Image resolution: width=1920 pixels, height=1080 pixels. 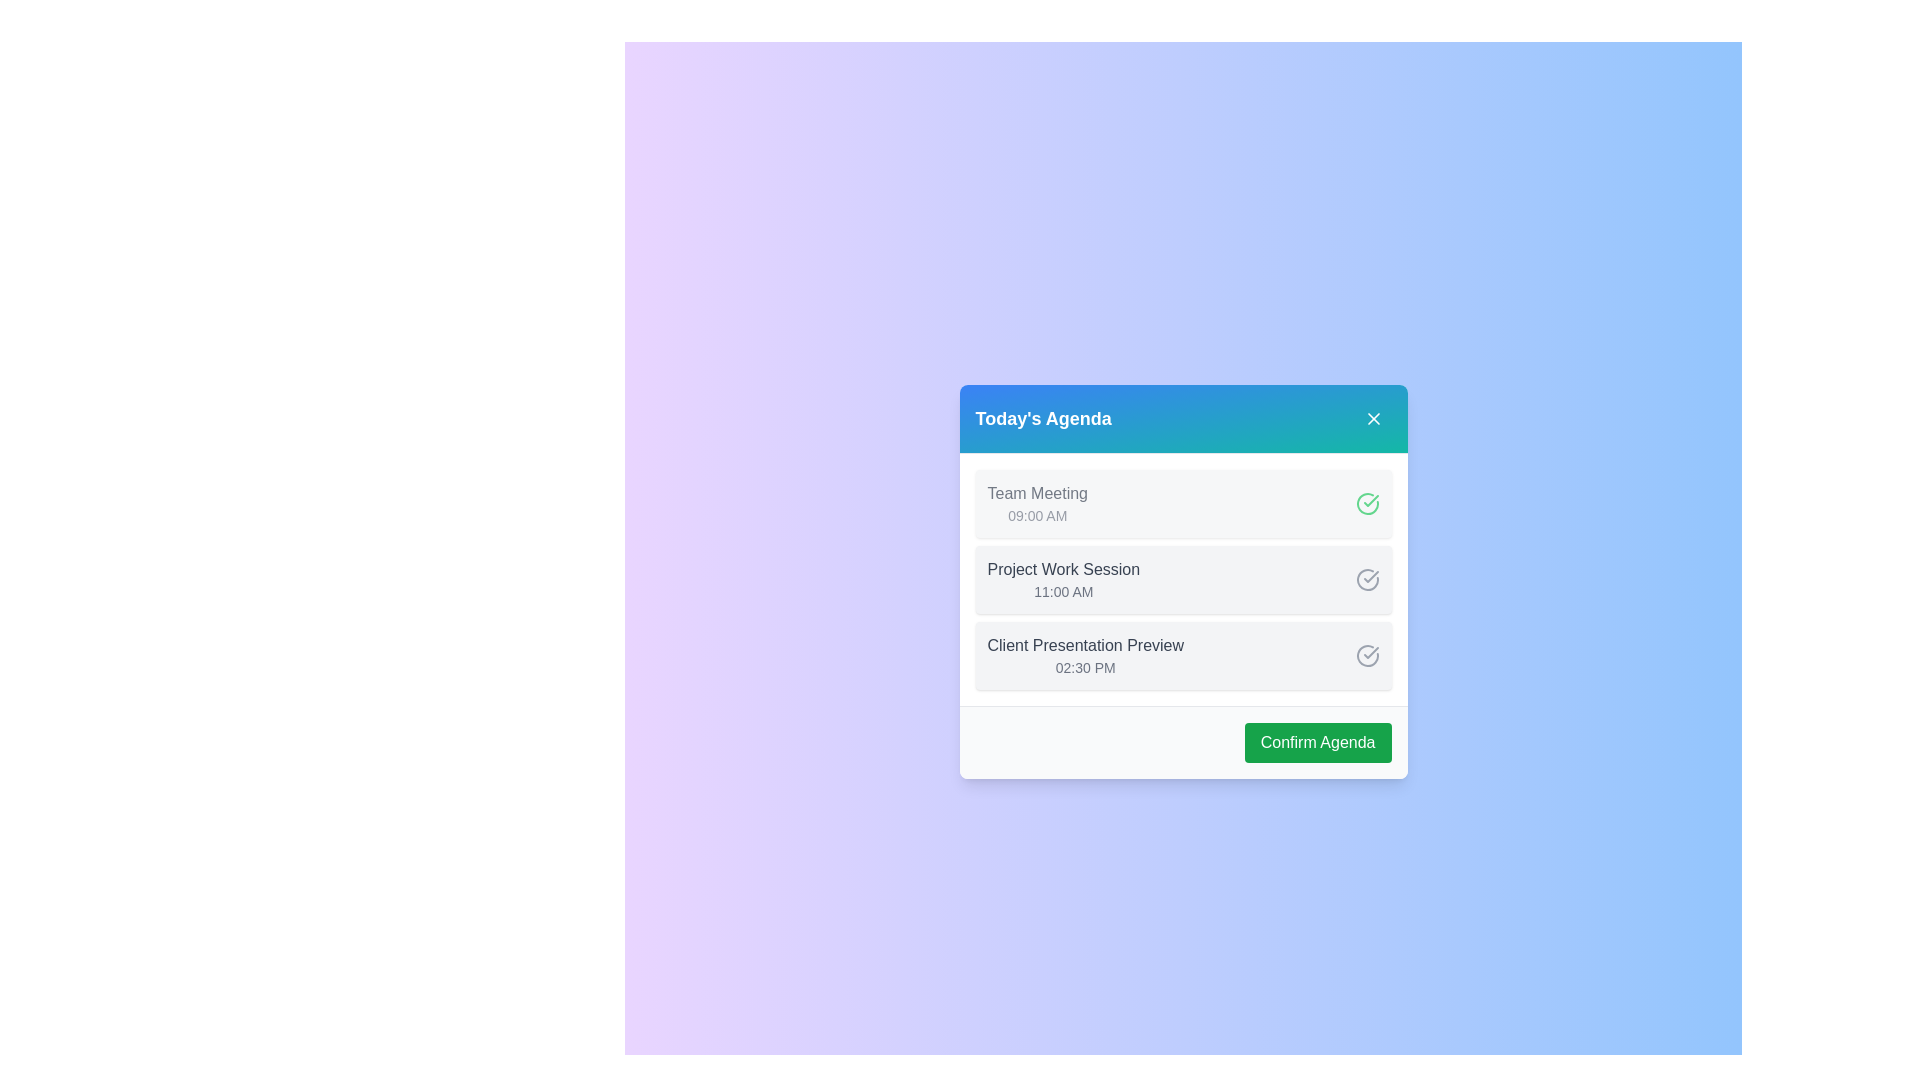 What do you see at coordinates (1318, 743) in the screenshot?
I see `the 'Confirm Agenda' button to finalize the tasks` at bounding box center [1318, 743].